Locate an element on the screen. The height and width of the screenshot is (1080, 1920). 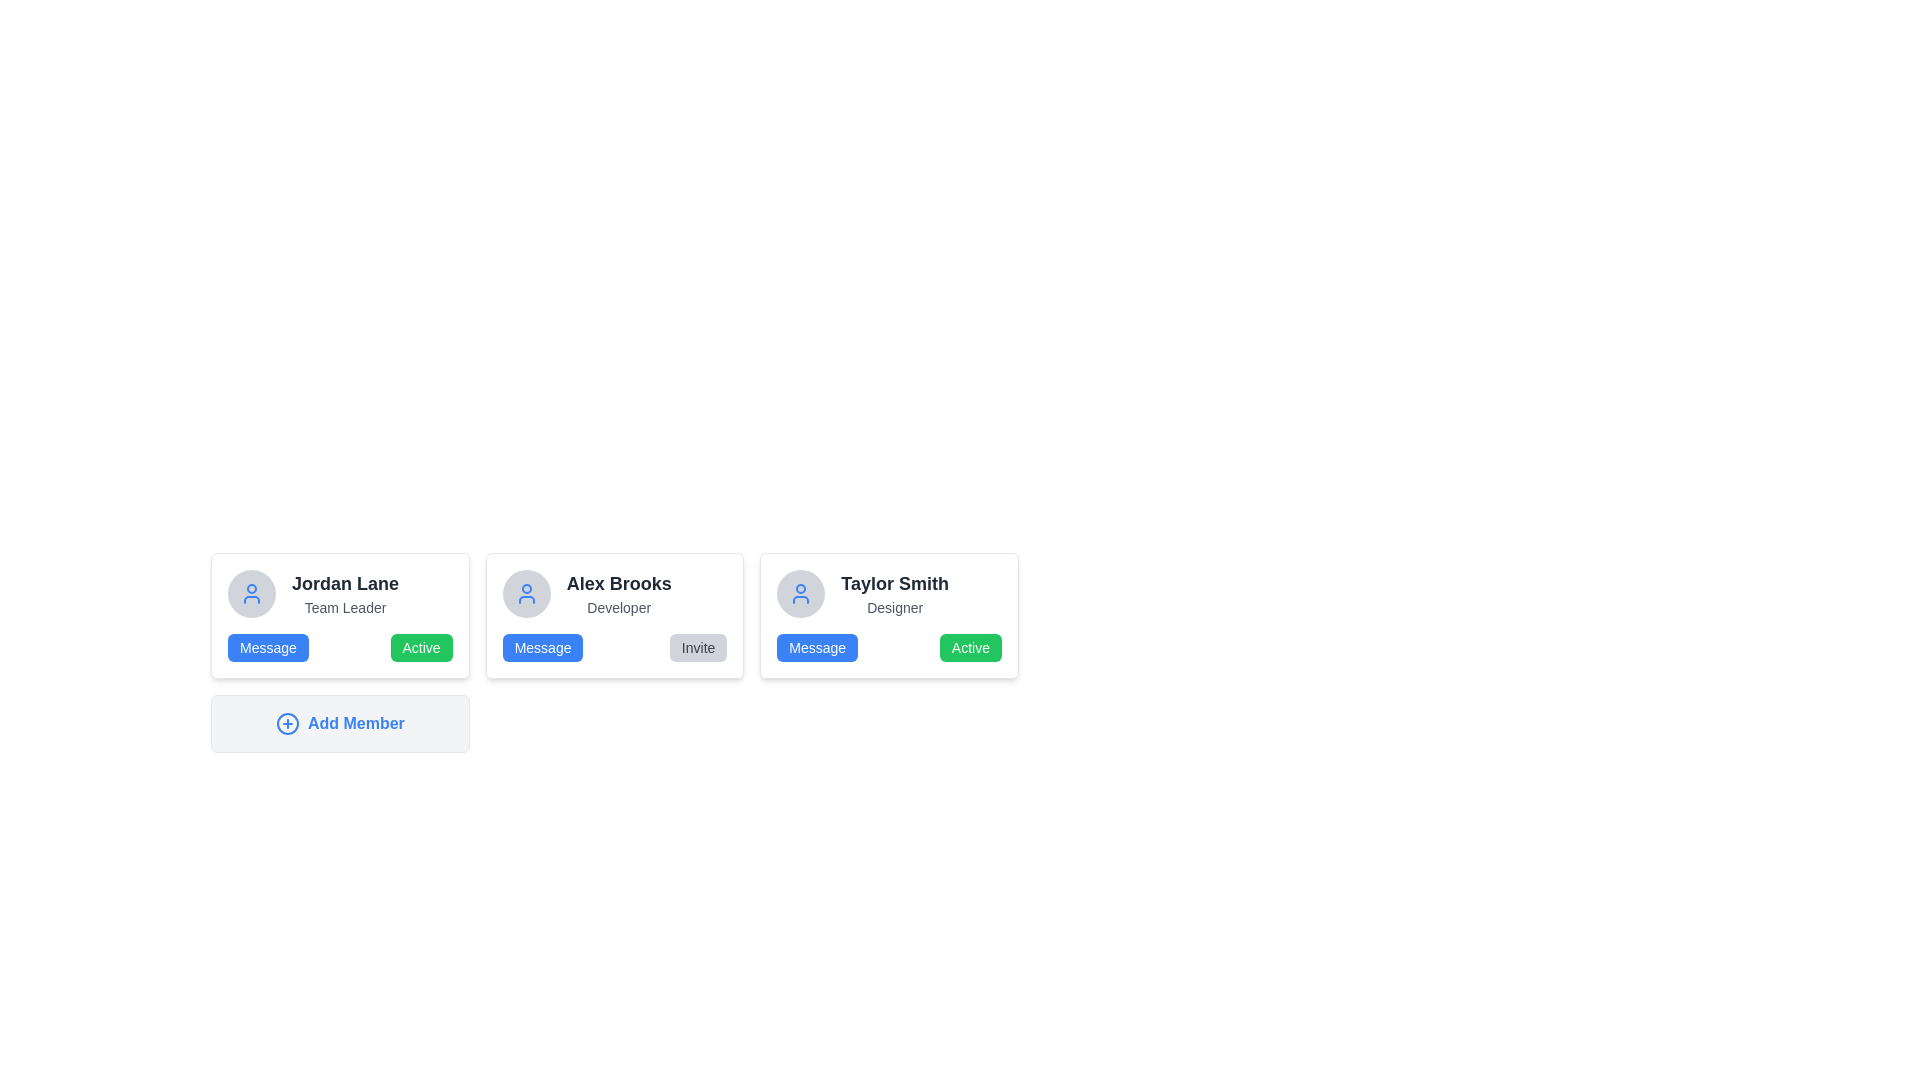
the button located in the first user profile card, positioned to the left of the 'Active' button is located at coordinates (267, 648).